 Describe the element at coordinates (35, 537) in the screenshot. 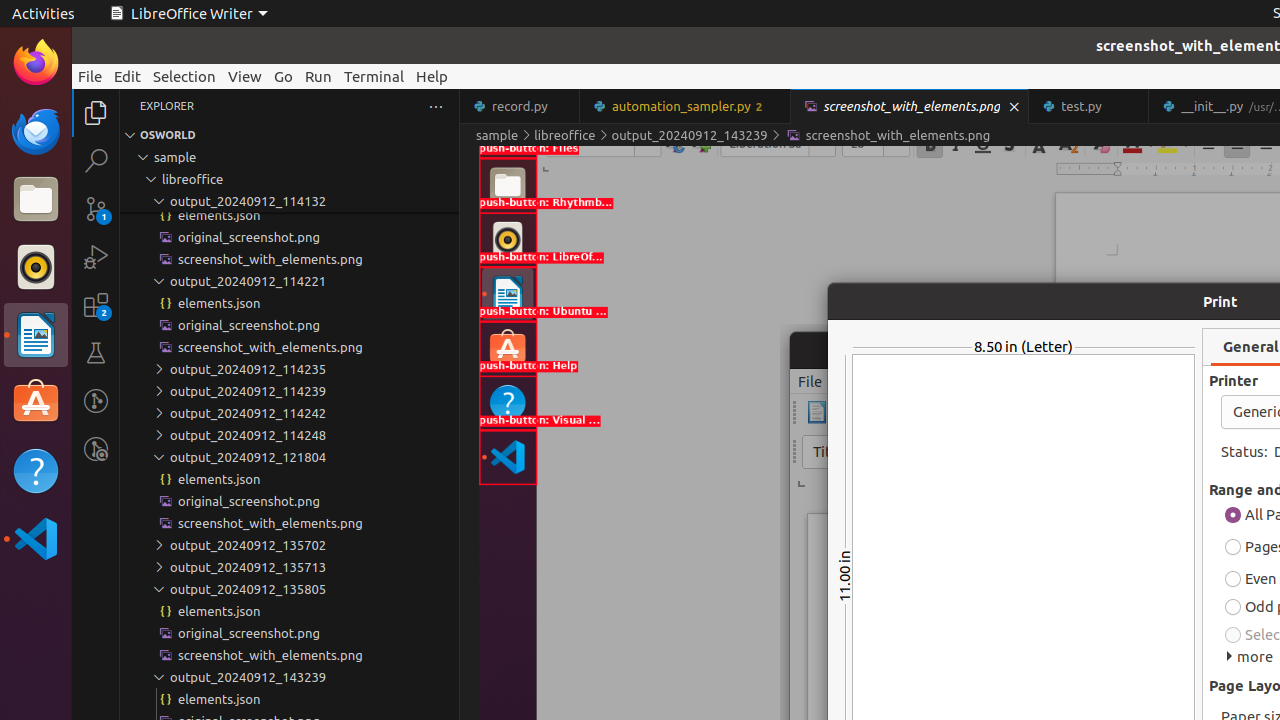

I see `'Visual Studio Code'` at that location.